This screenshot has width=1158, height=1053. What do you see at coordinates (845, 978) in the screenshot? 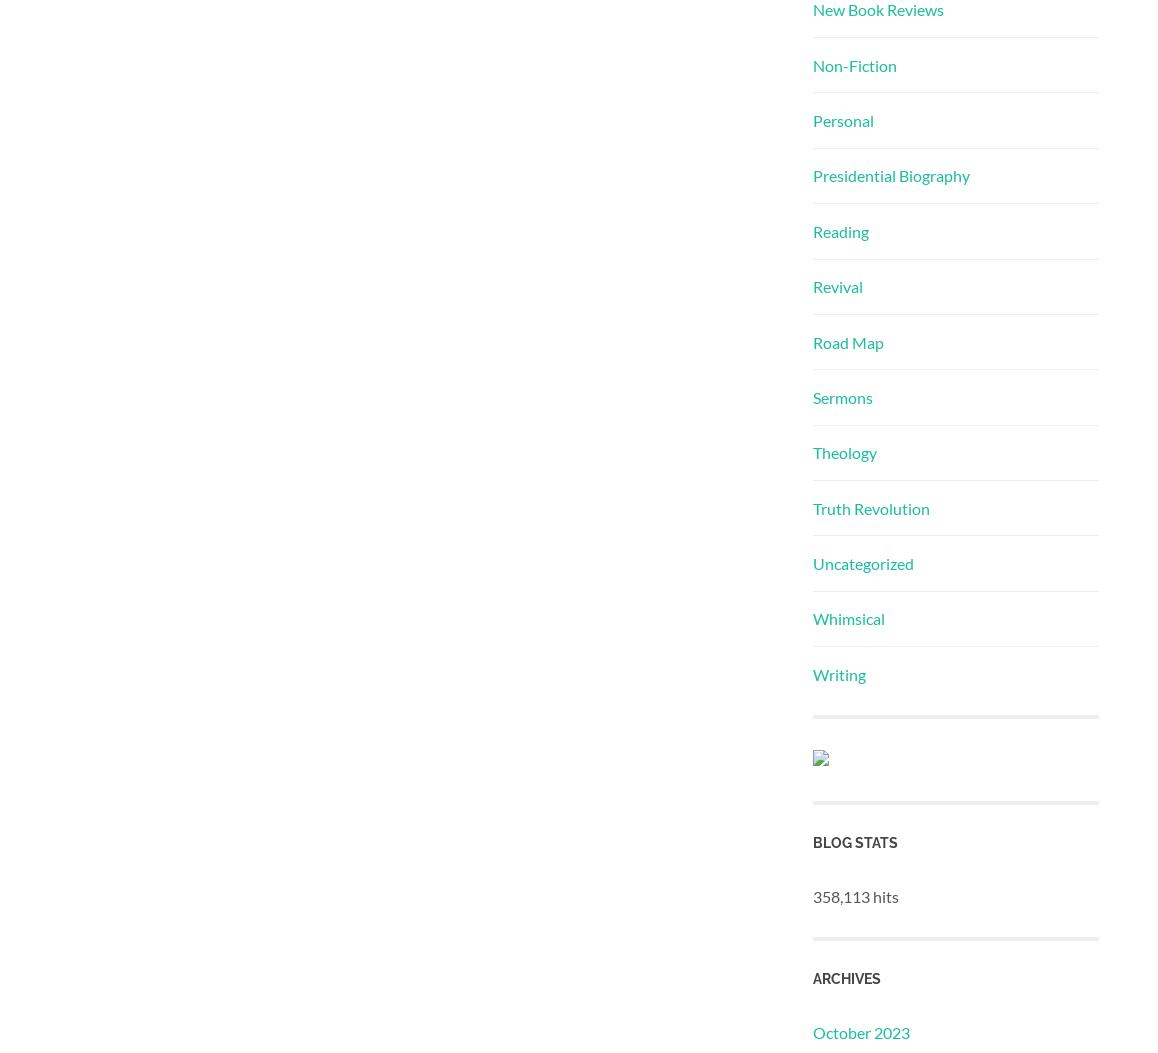
I see `'Archives'` at bounding box center [845, 978].